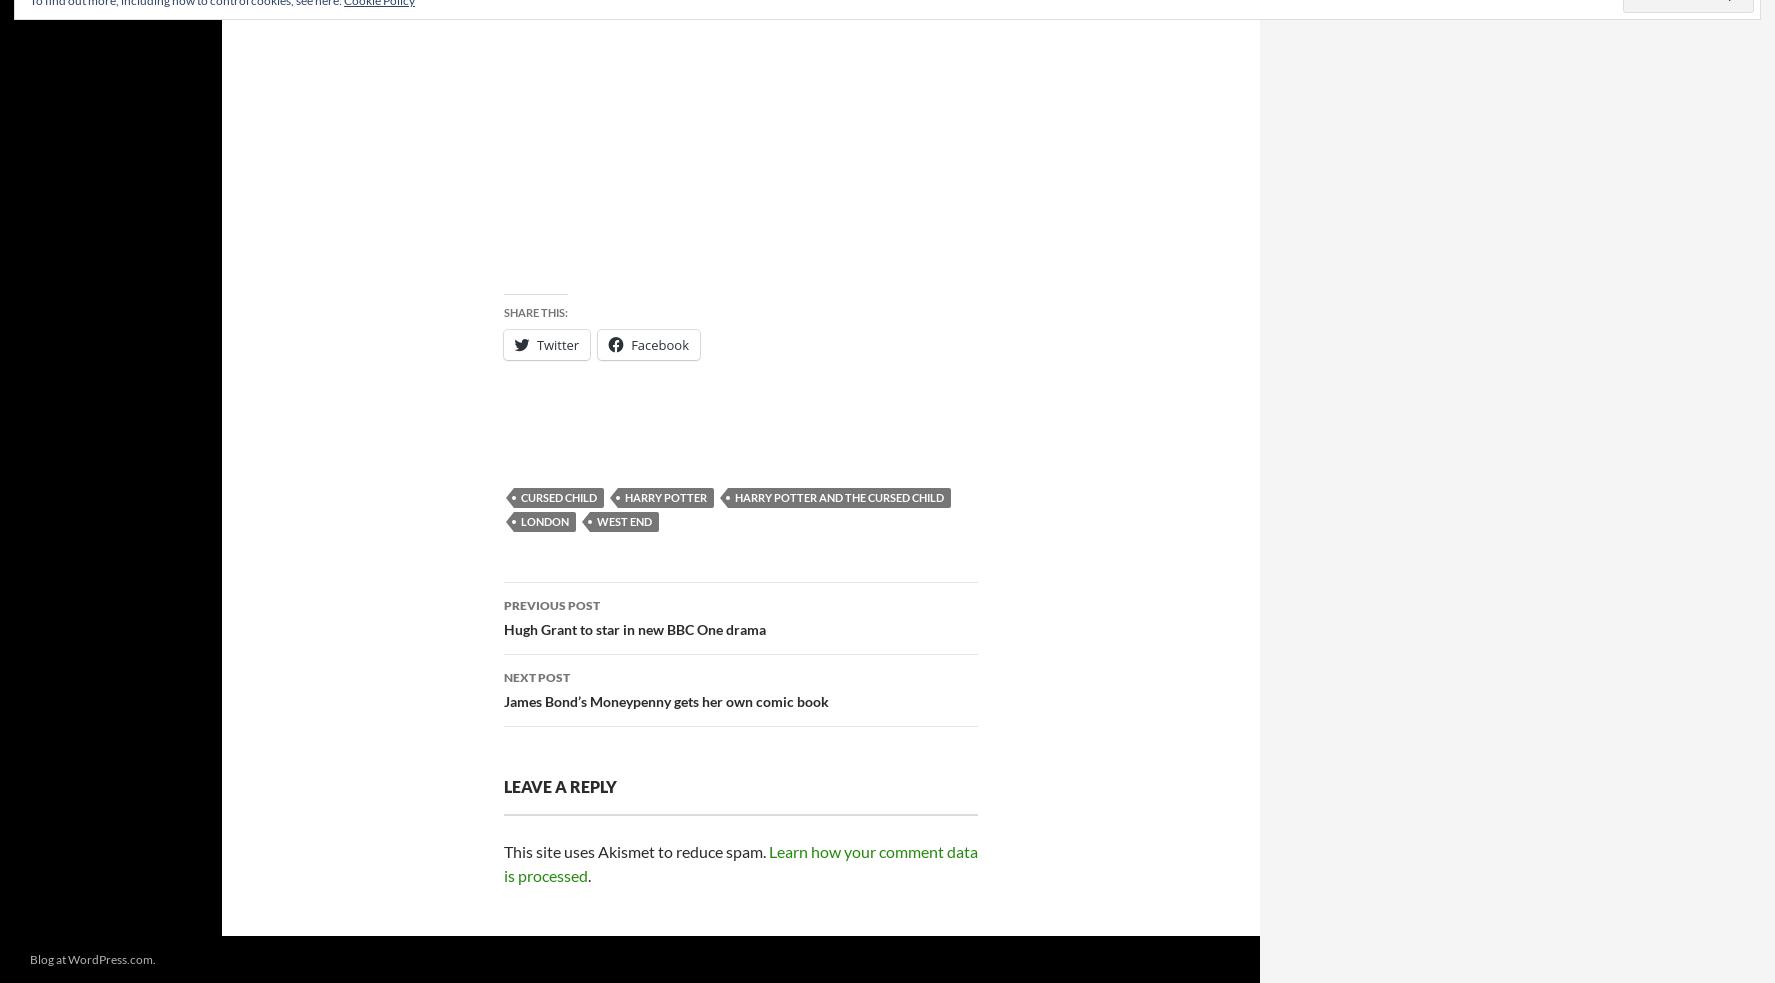 The width and height of the screenshot is (1775, 983). What do you see at coordinates (502, 676) in the screenshot?
I see `'Next Post'` at bounding box center [502, 676].